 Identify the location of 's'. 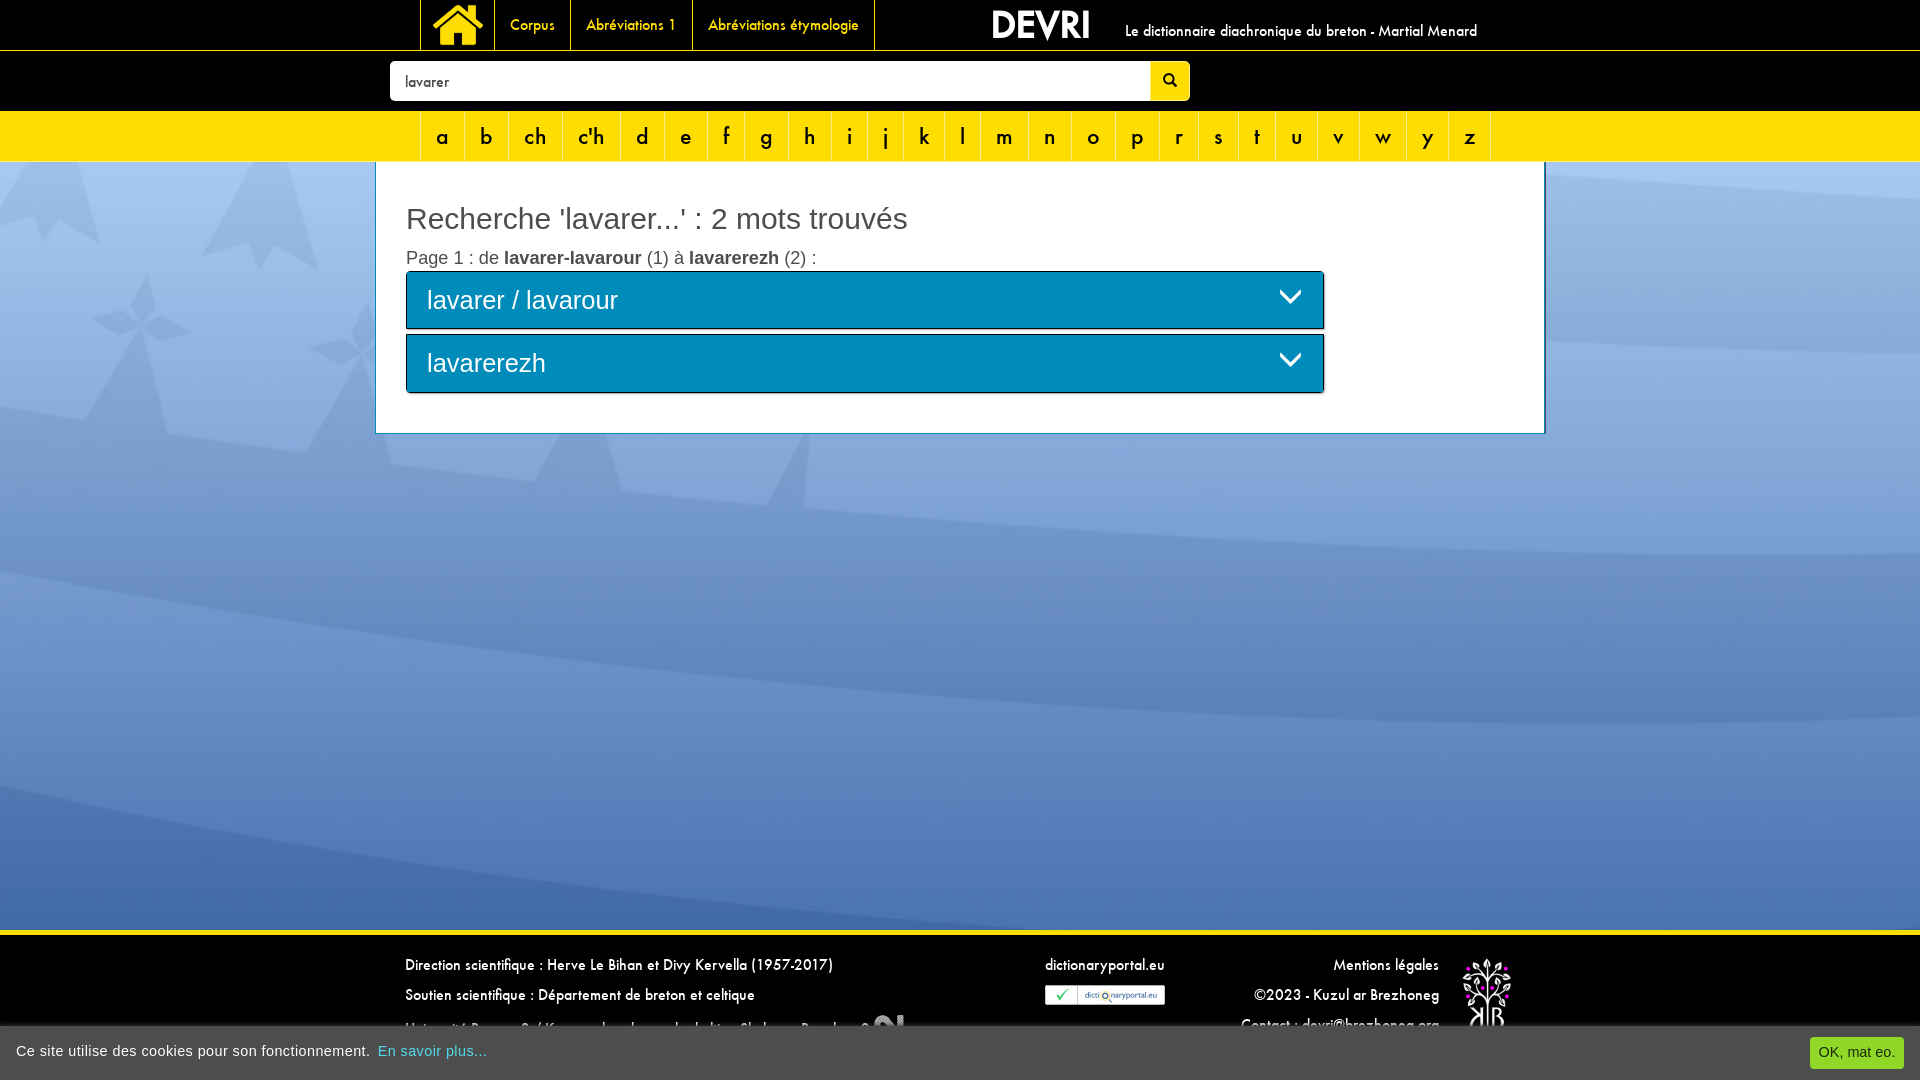
(1218, 135).